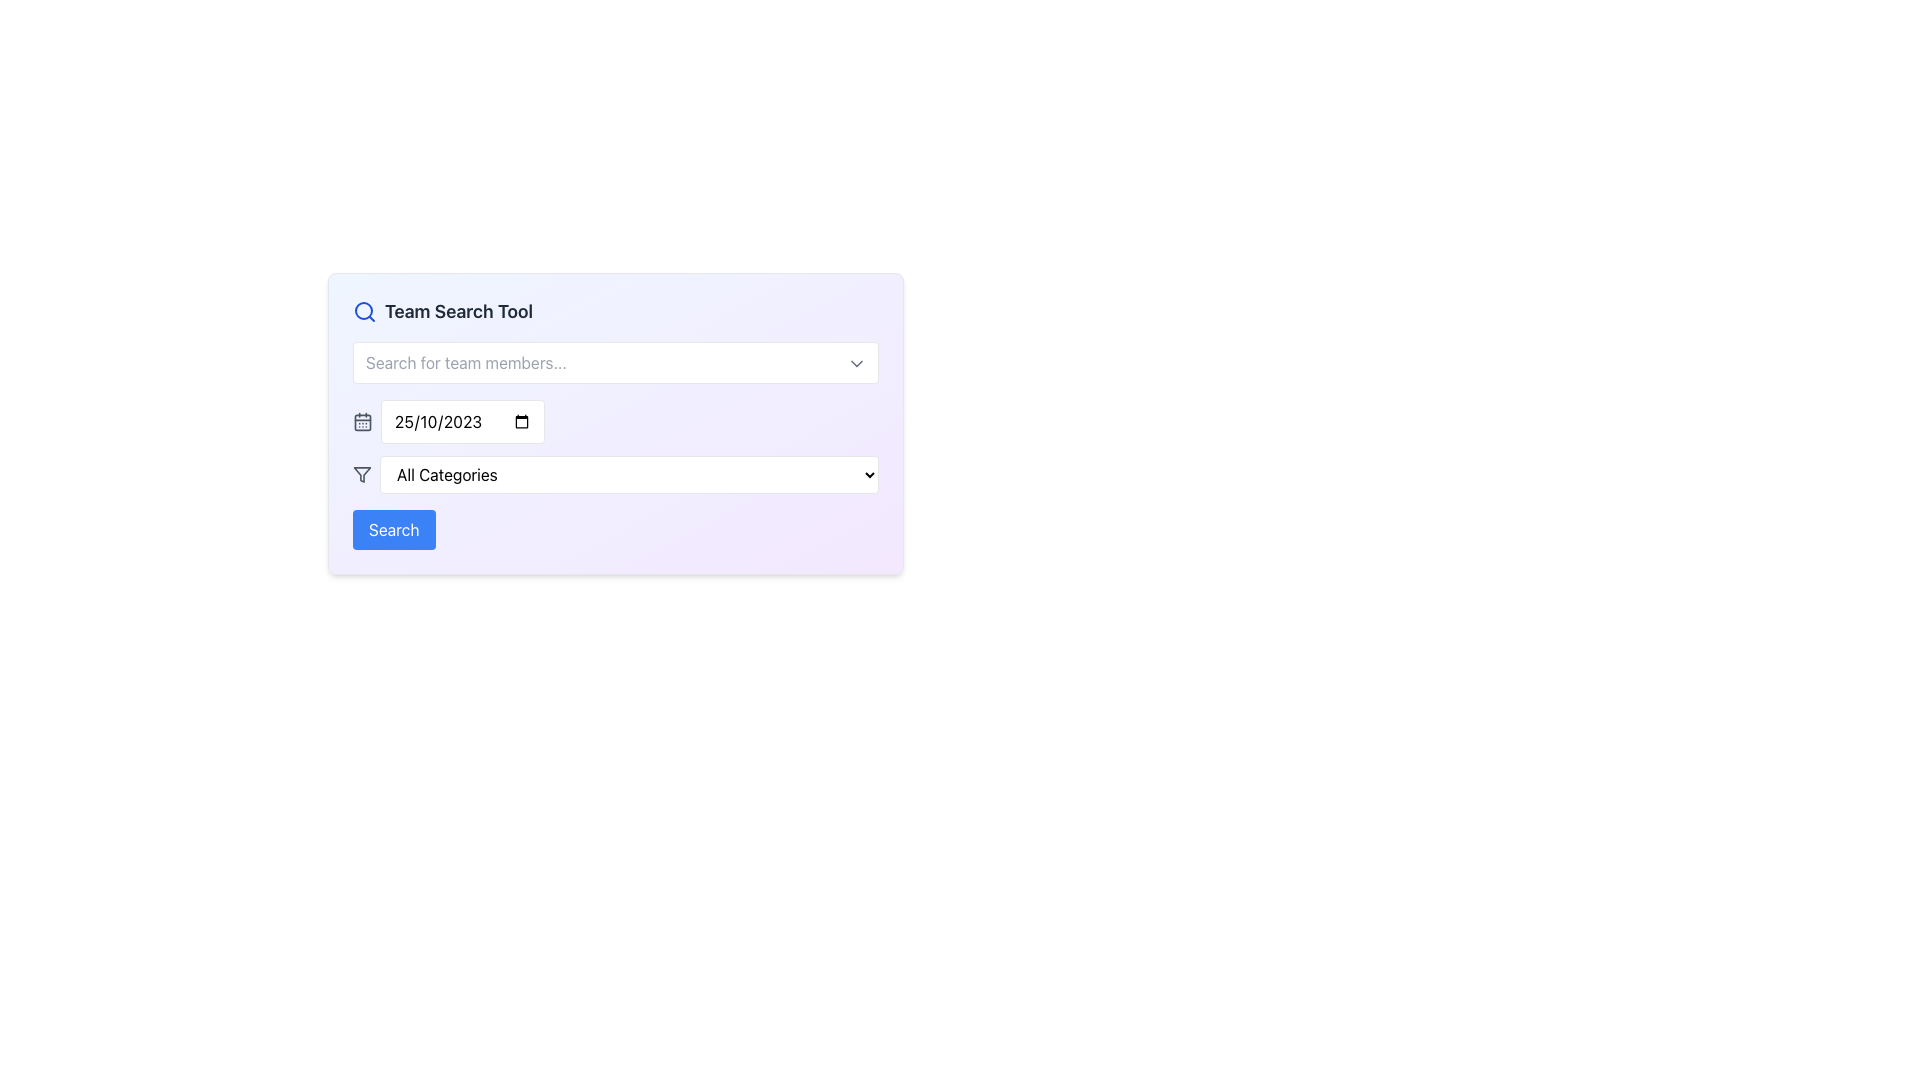 The height and width of the screenshot is (1080, 1920). What do you see at coordinates (364, 312) in the screenshot?
I see `the search tool icon located at the leftmost position of the 'Team Search Tool' group` at bounding box center [364, 312].